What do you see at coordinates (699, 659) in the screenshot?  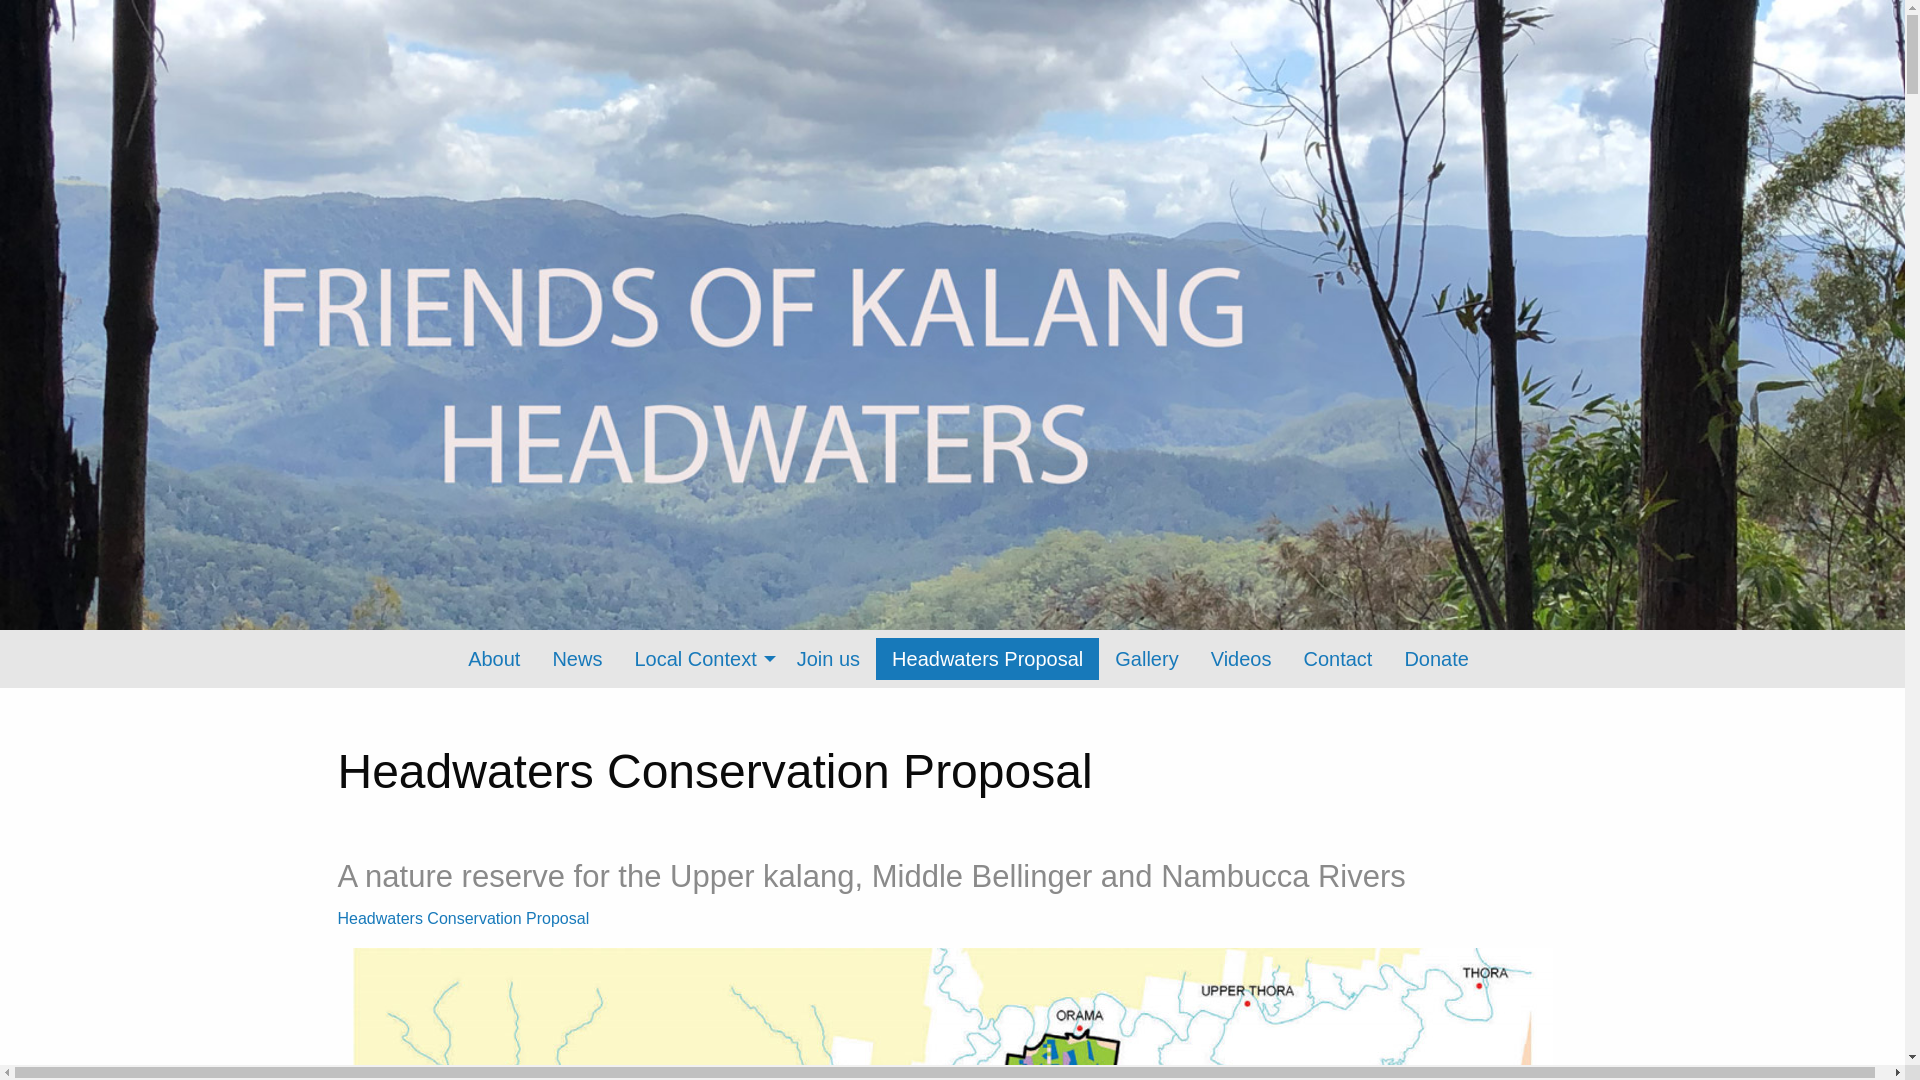 I see `'Local Context'` at bounding box center [699, 659].